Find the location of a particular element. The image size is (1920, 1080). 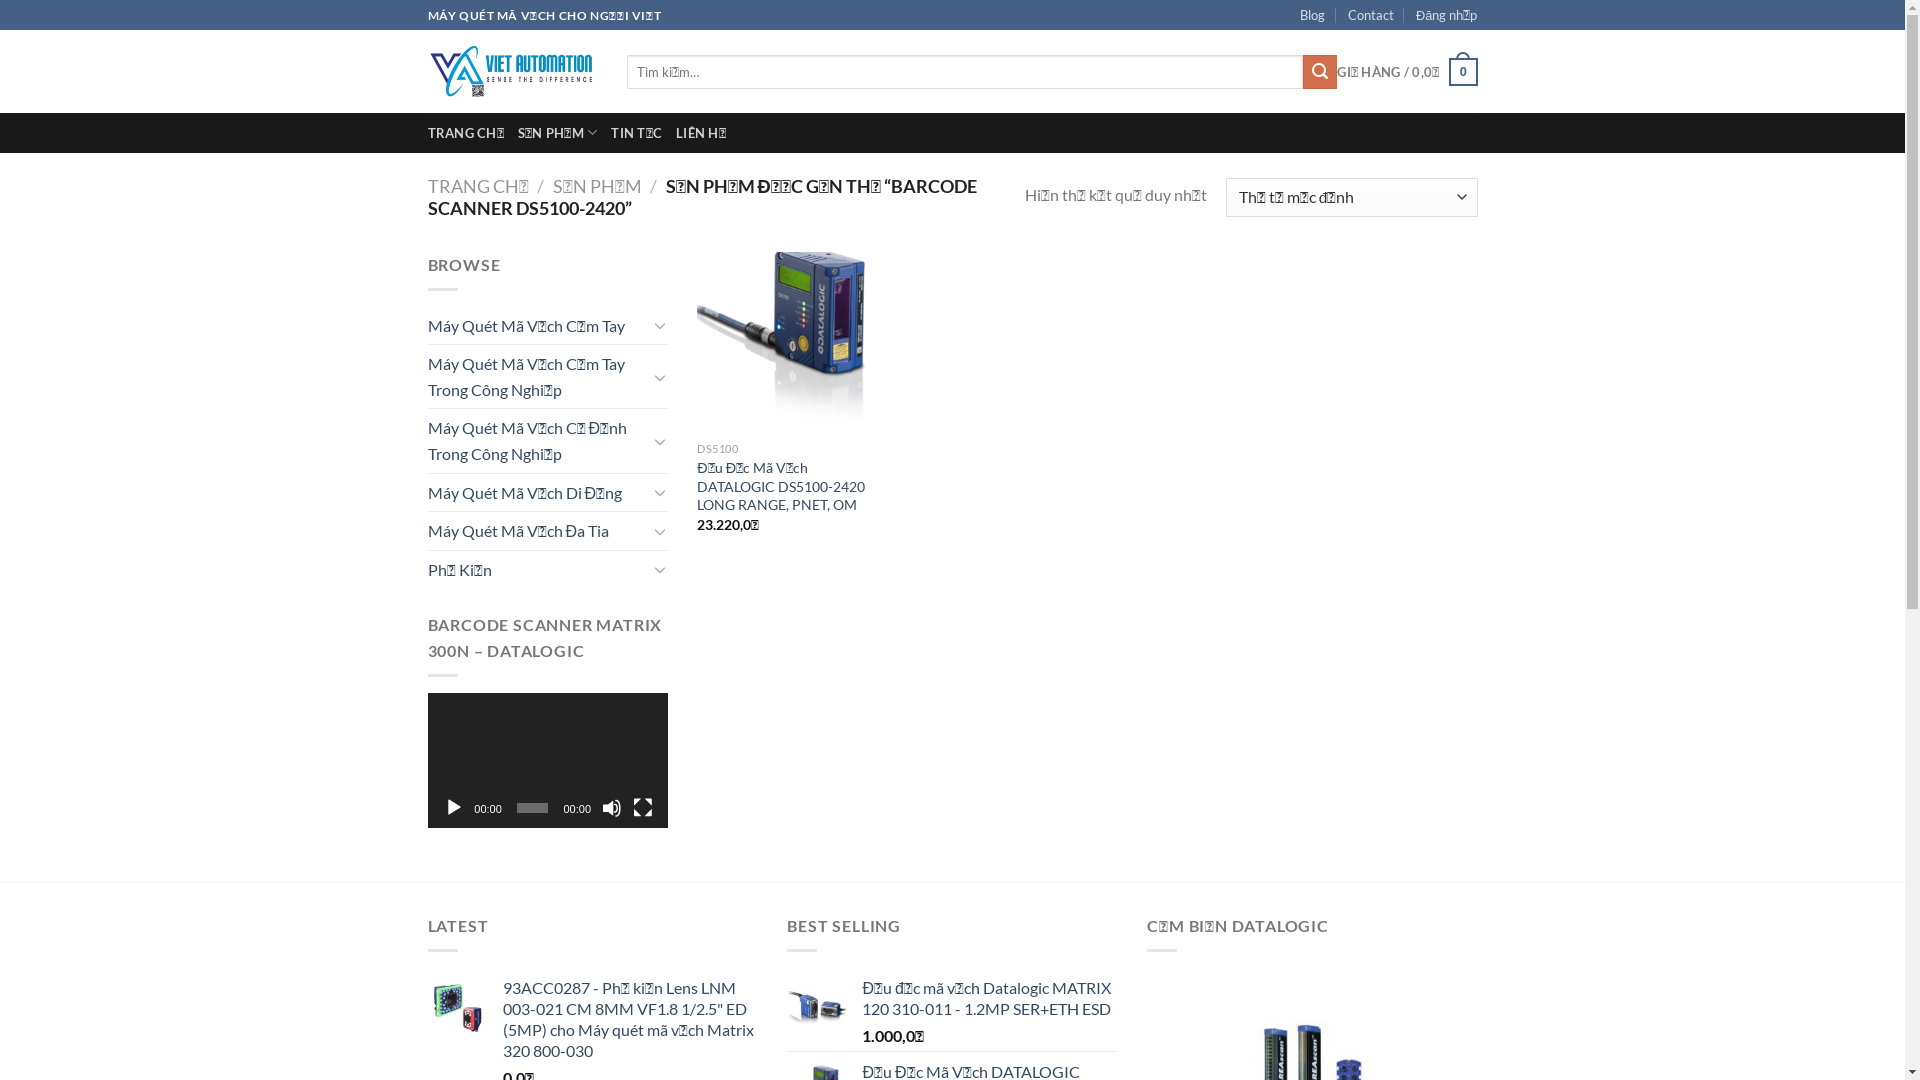

'Blog' is located at coordinates (1300, 15).